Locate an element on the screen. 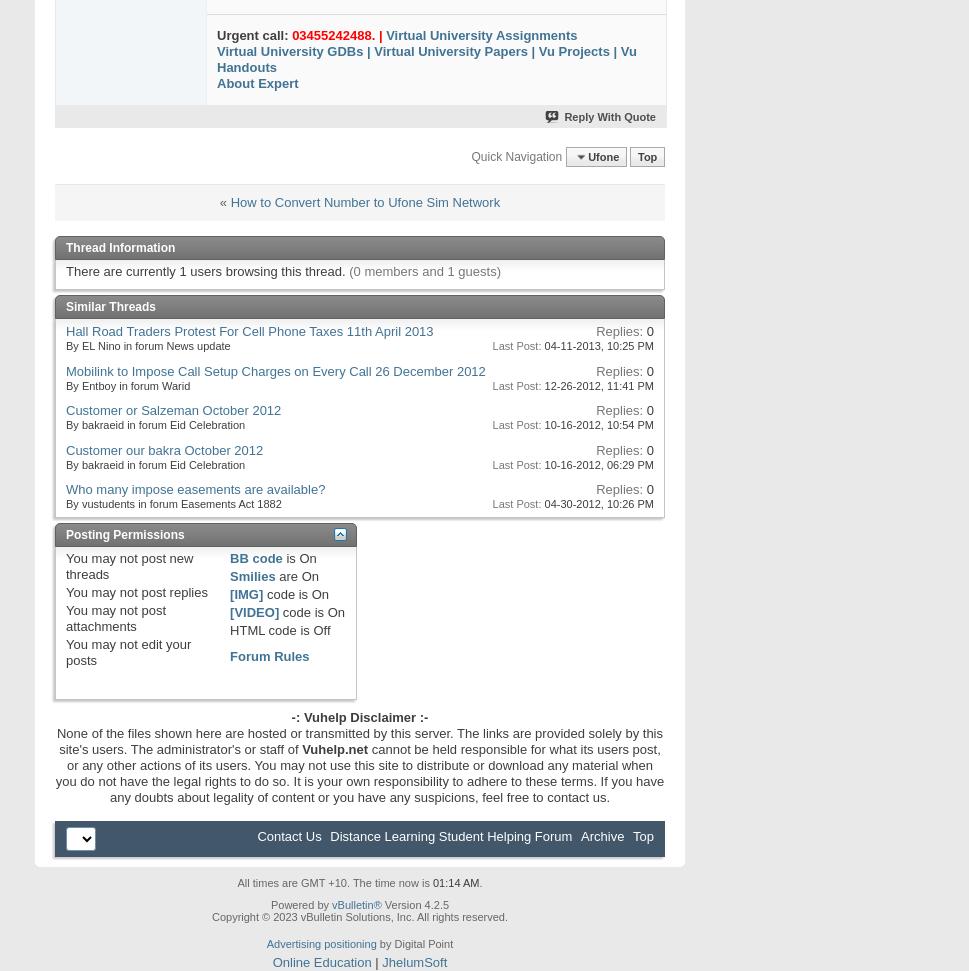  '[VIDEO]' is located at coordinates (253, 610).